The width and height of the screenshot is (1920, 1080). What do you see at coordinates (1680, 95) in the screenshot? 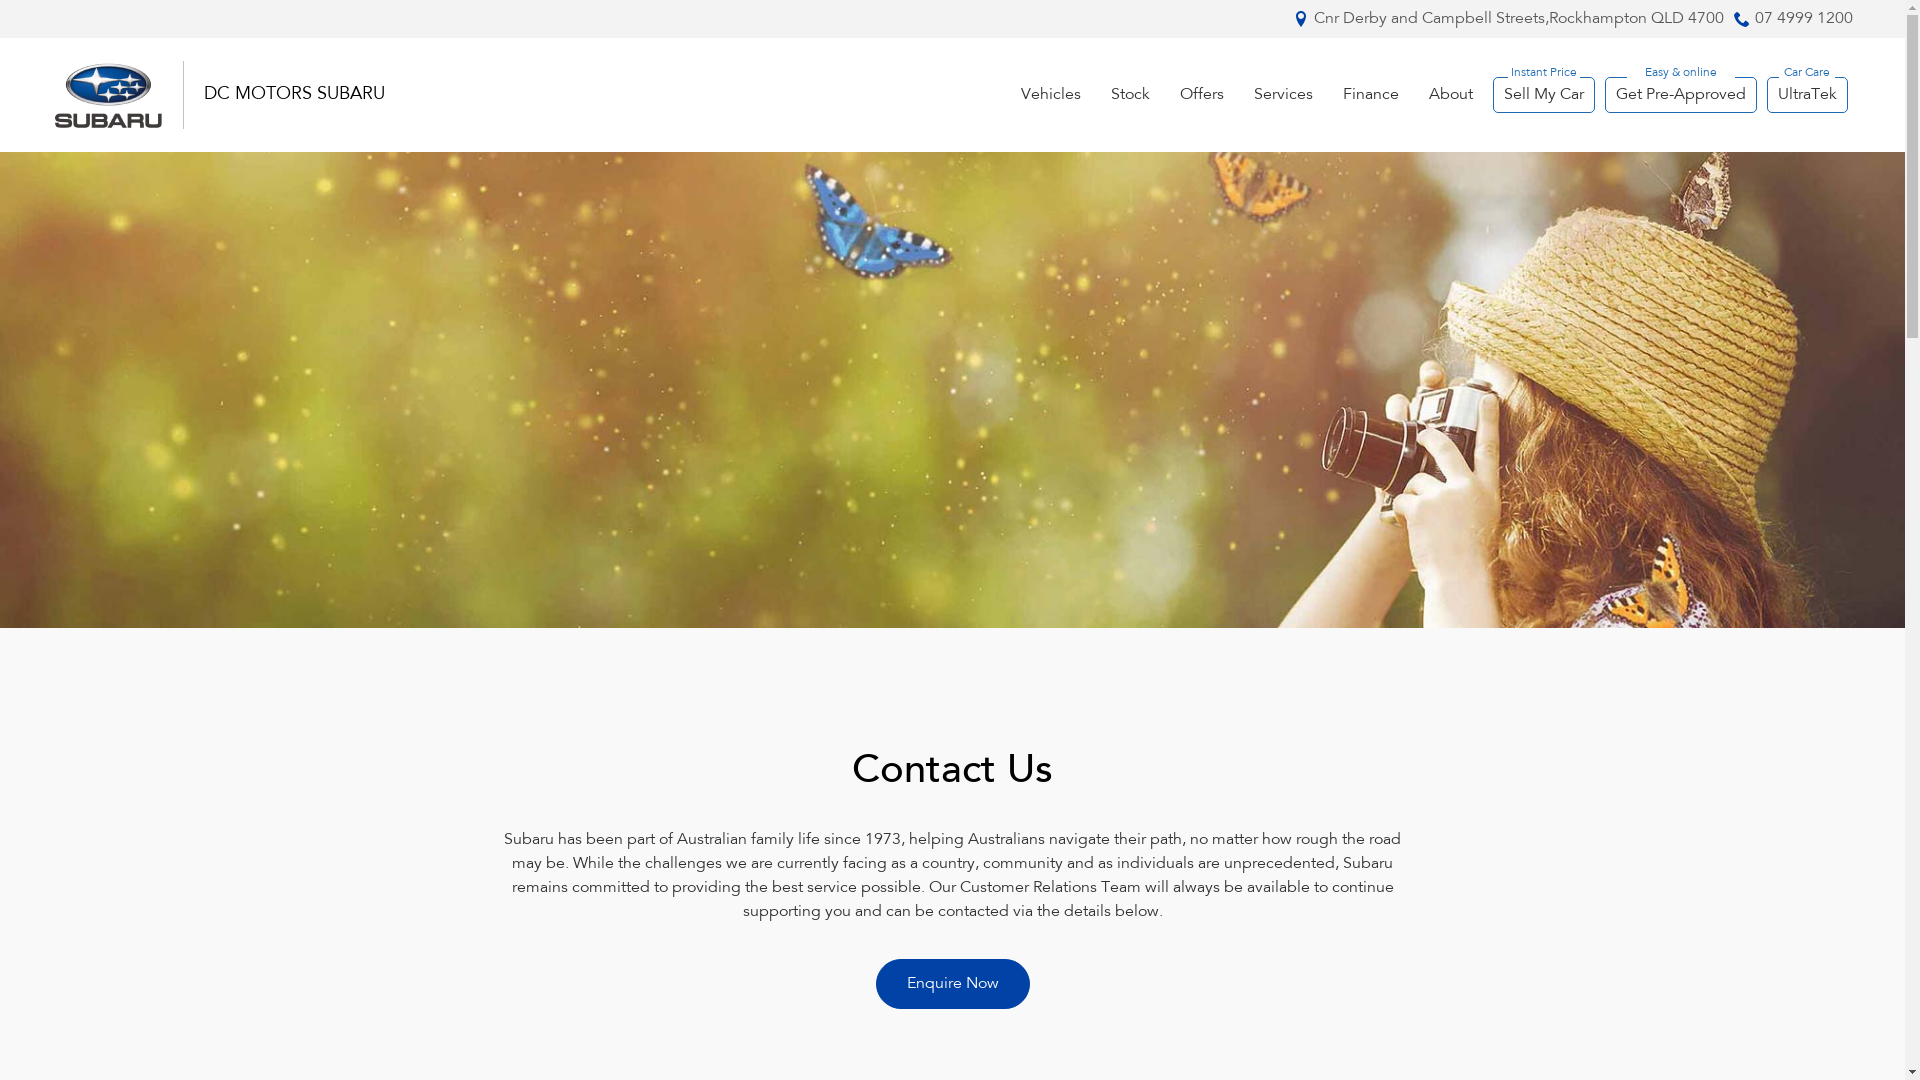
I see `'Get Pre-Approved'` at bounding box center [1680, 95].